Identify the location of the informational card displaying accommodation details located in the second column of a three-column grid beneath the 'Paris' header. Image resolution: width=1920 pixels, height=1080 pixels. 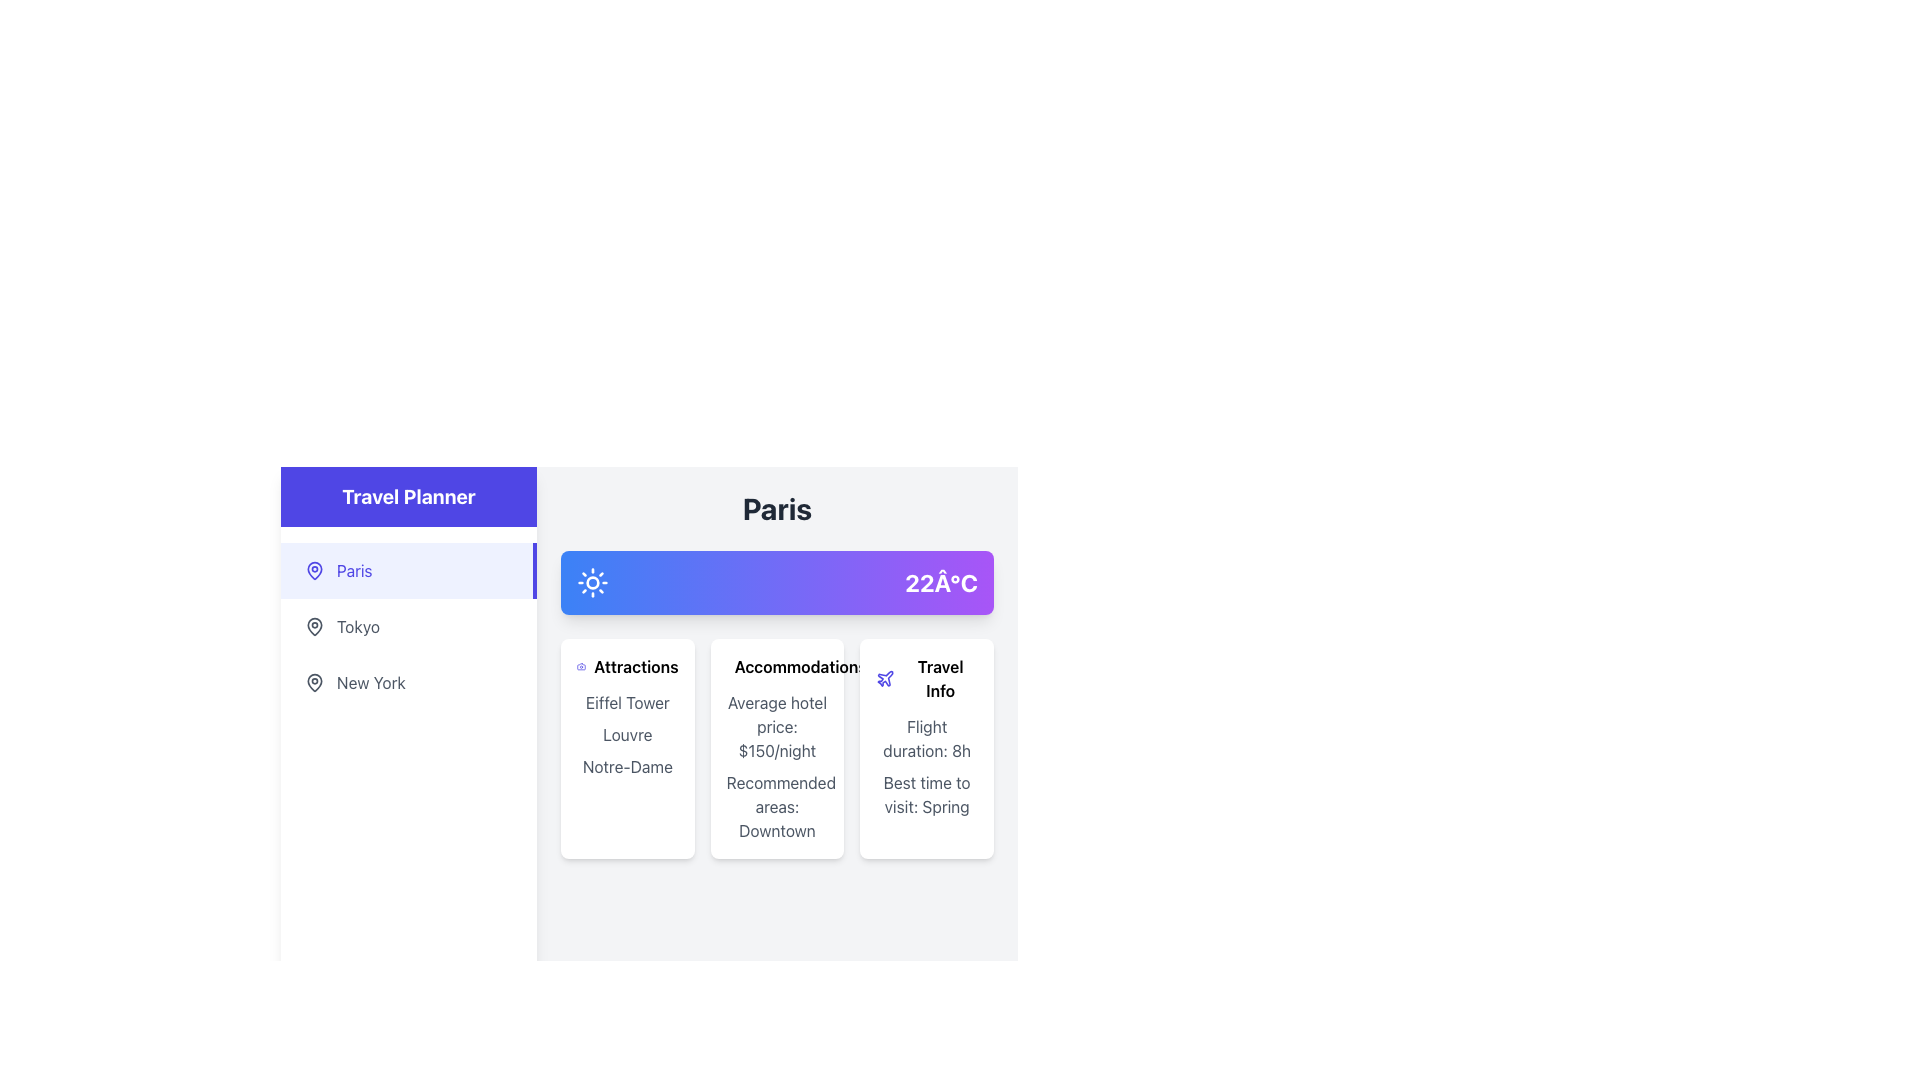
(776, 675).